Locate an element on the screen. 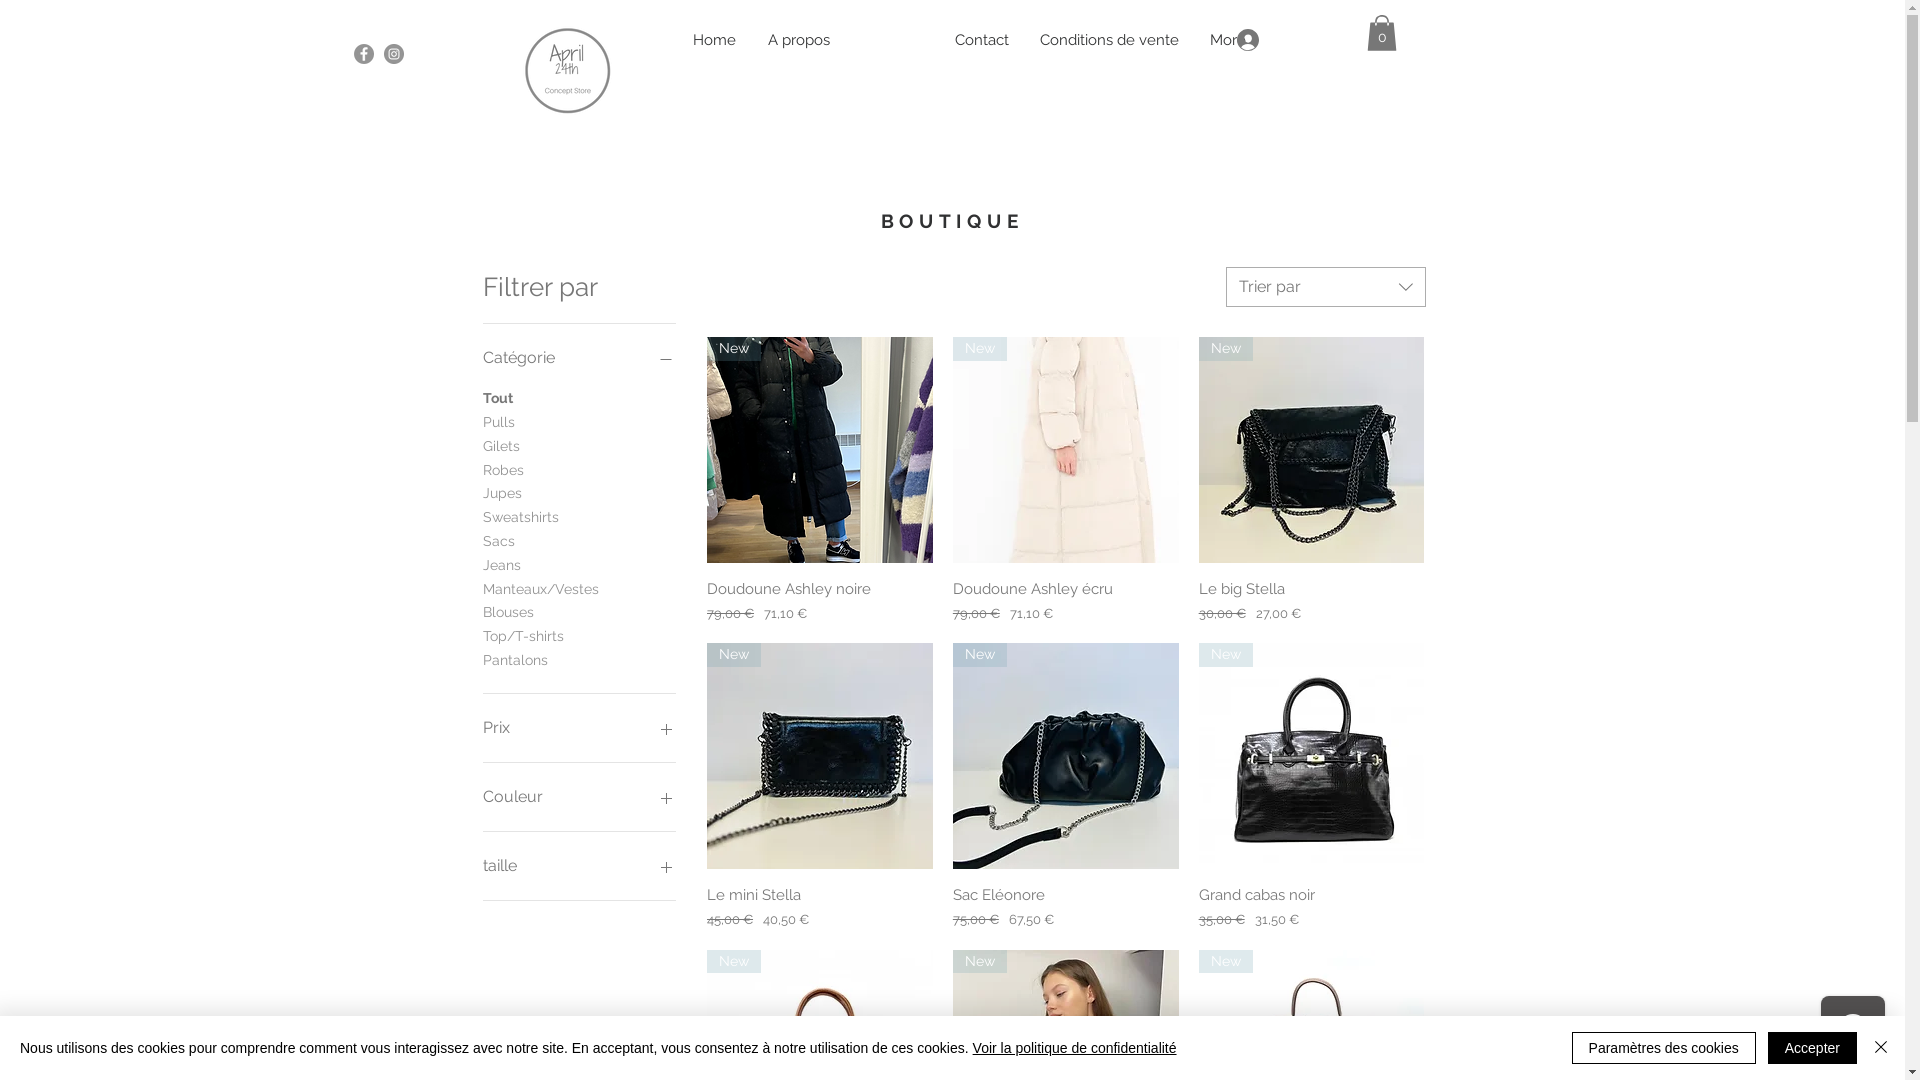  'A propos' is located at coordinates (751, 39).